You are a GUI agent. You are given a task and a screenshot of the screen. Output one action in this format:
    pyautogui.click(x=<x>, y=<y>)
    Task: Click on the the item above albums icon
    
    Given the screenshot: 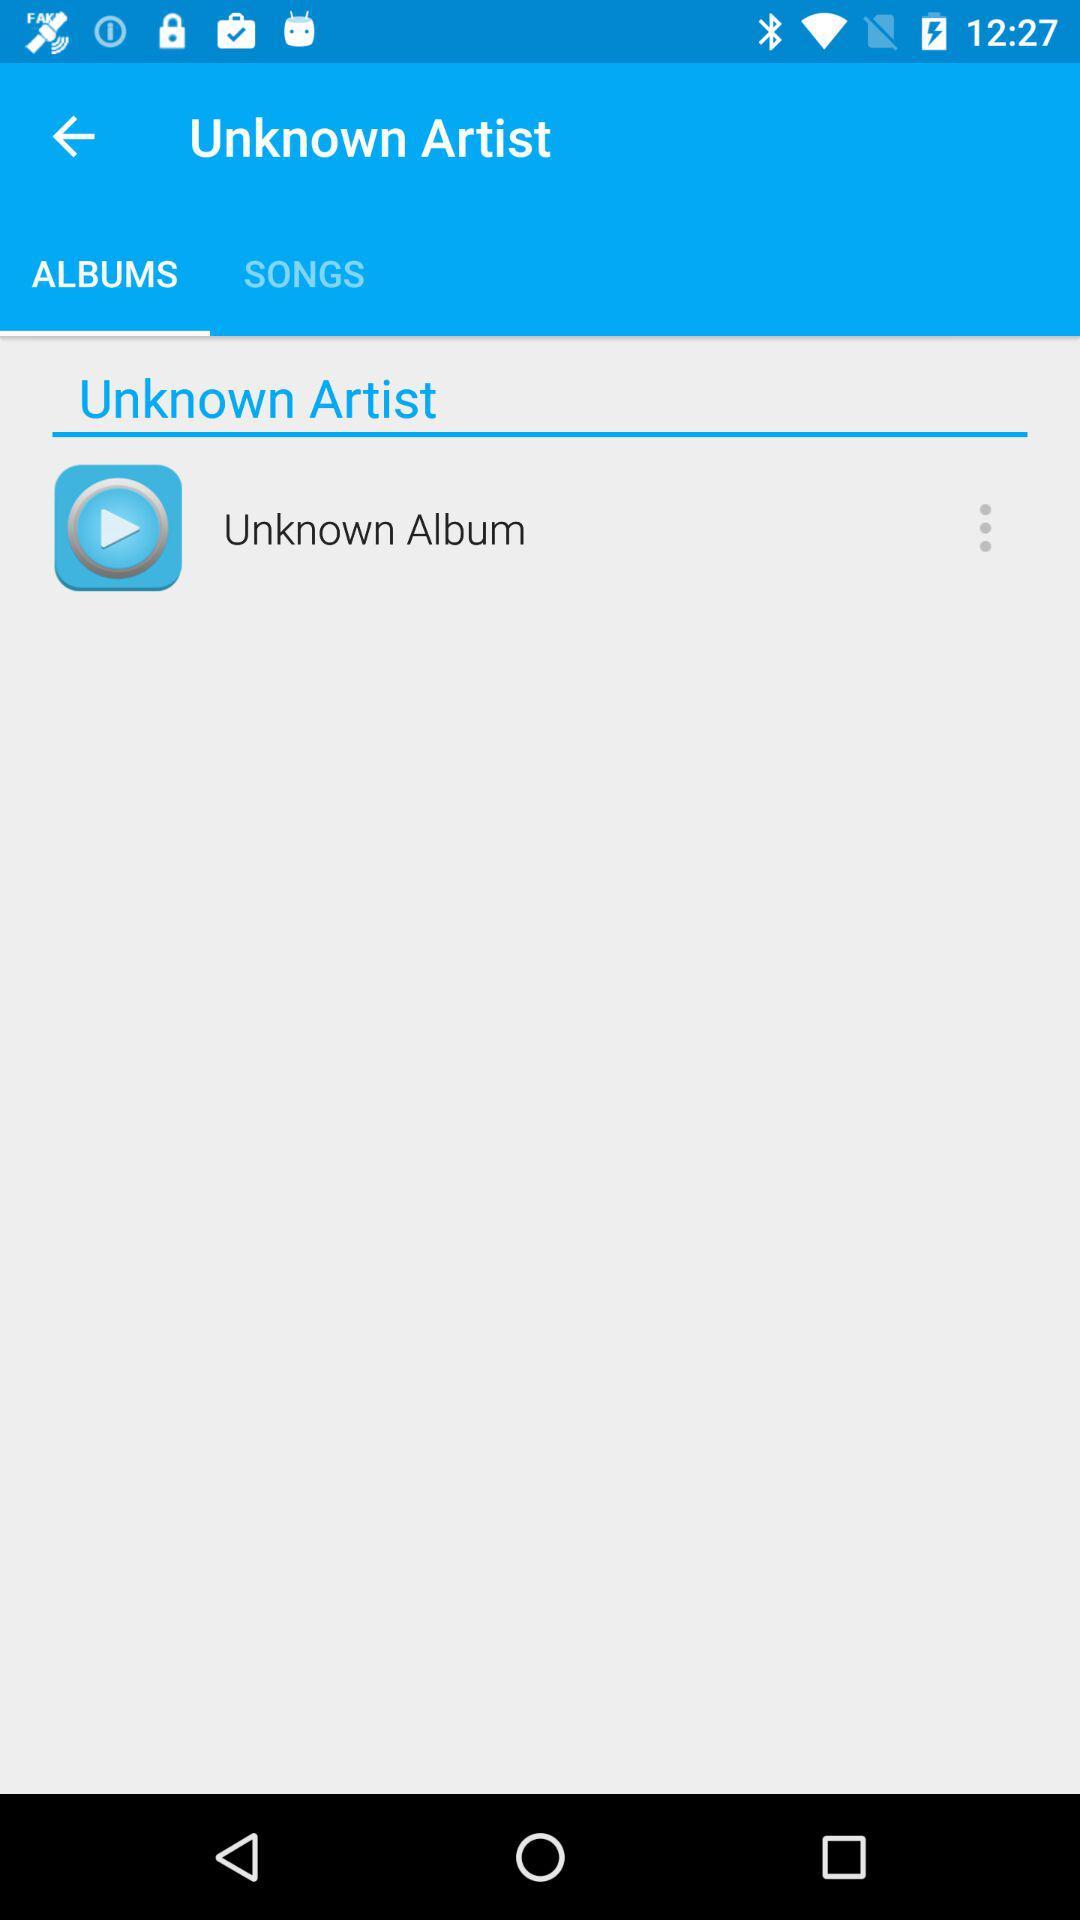 What is the action you would take?
    pyautogui.click(x=72, y=135)
    